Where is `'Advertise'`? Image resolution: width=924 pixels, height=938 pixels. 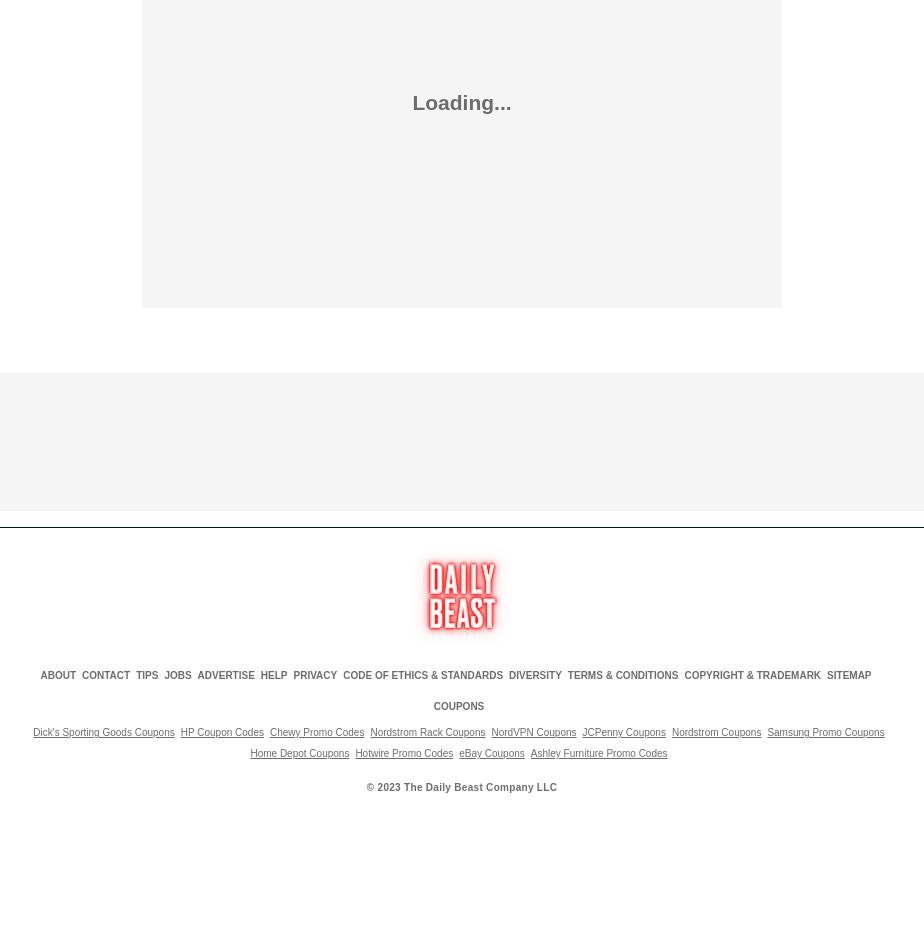
'Advertise' is located at coordinates (225, 674).